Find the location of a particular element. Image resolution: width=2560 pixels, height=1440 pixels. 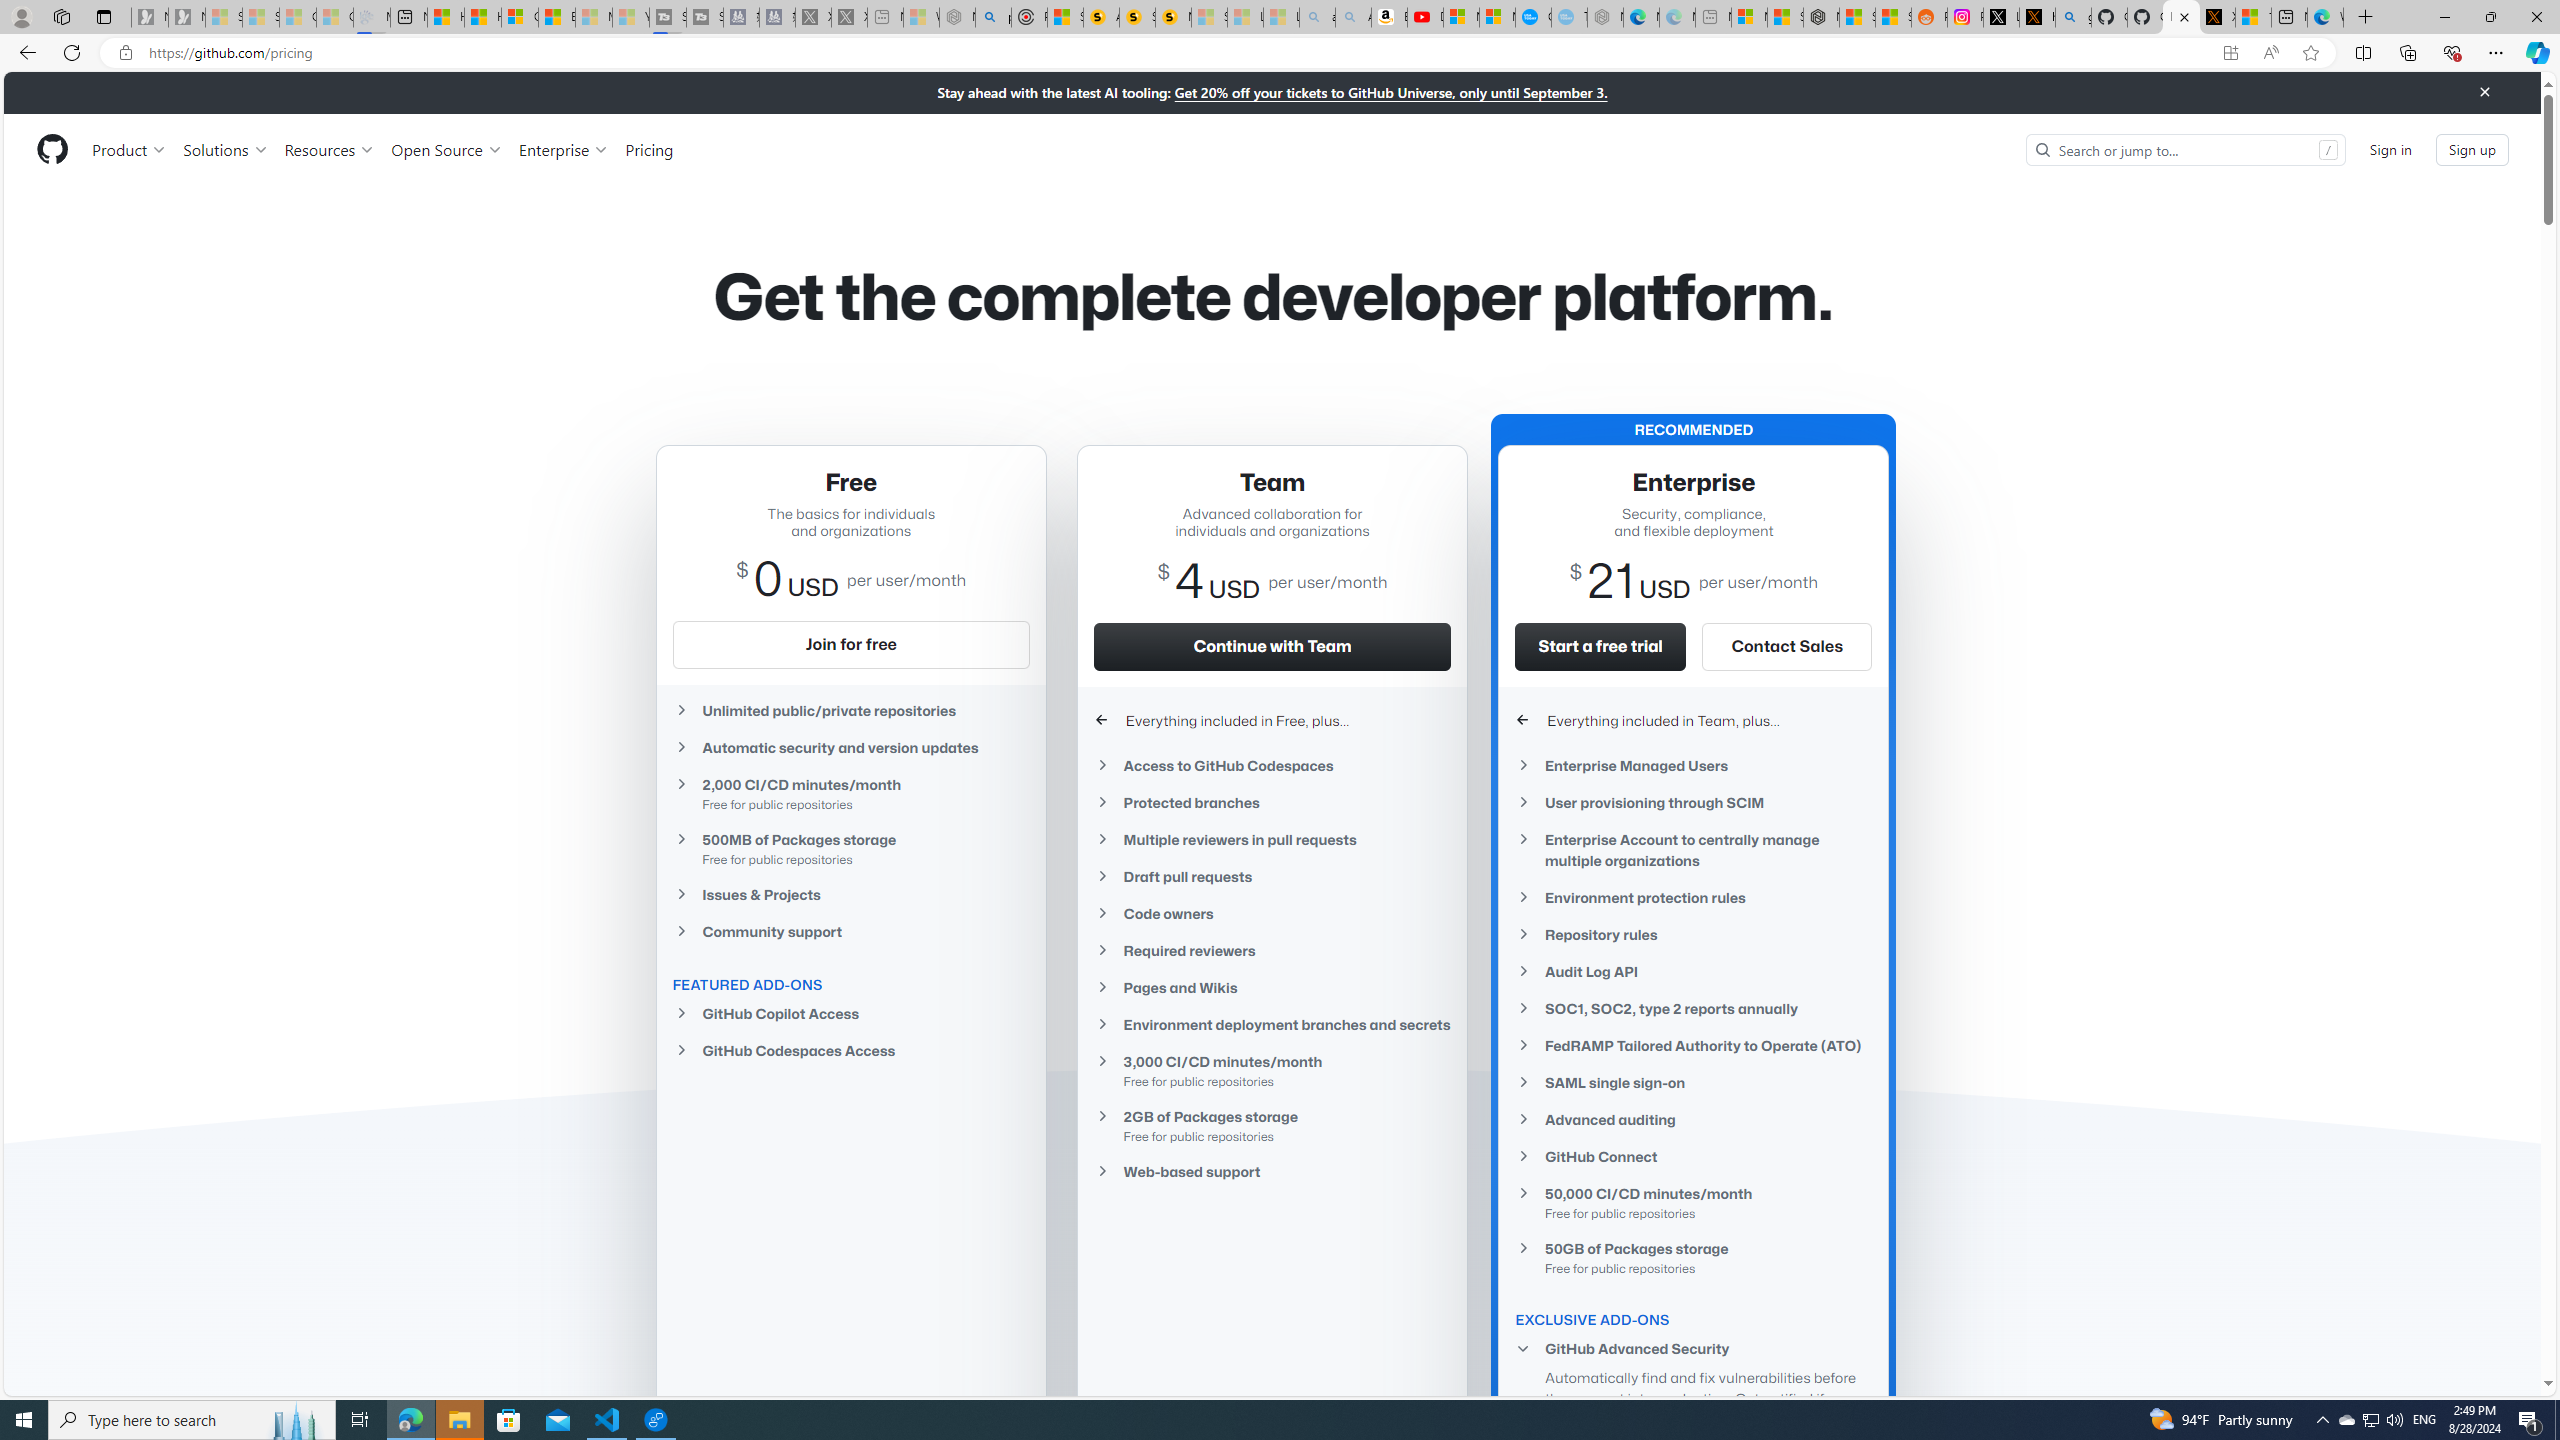

'Newsletter Sign Up - Sleeping' is located at coordinates (186, 16).